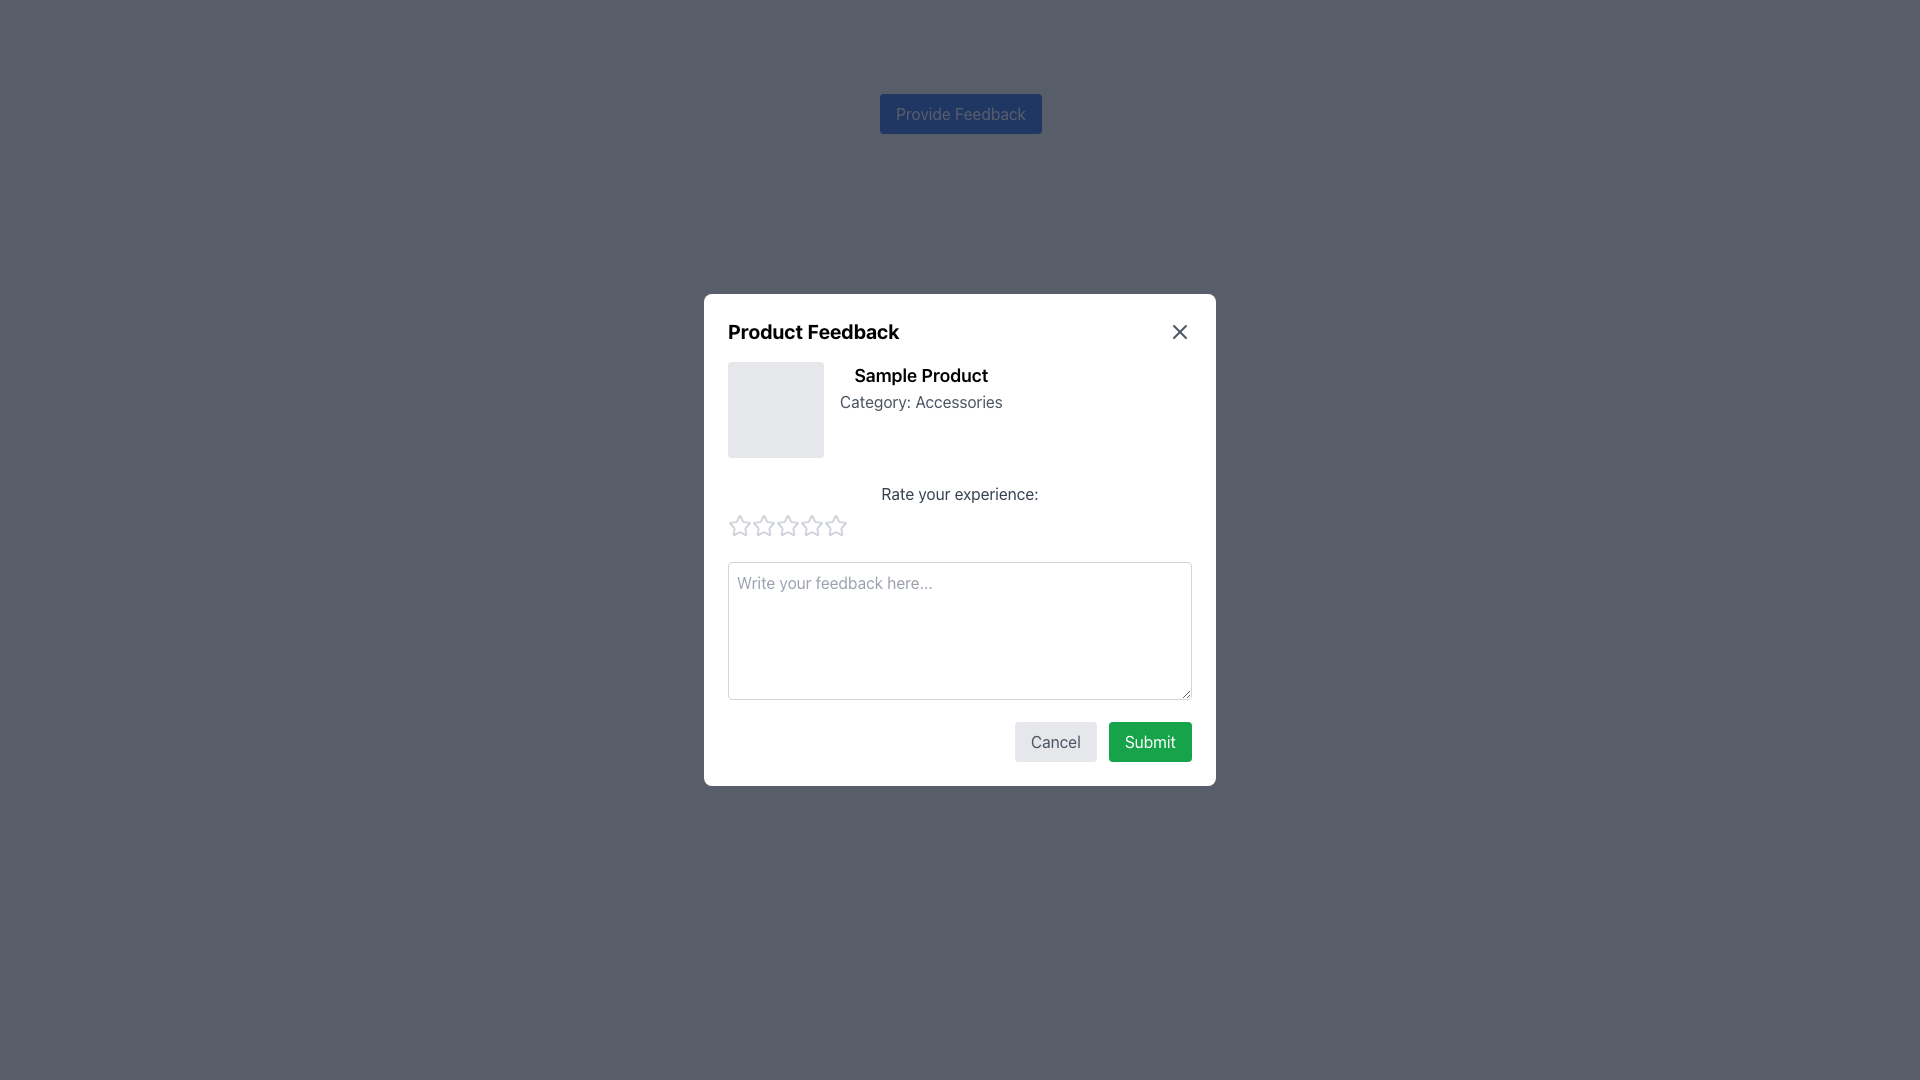 The image size is (1920, 1080). Describe the element at coordinates (1180, 330) in the screenshot. I see `the small dark gray 'X' icon in the top-right corner of the 'Product Feedback' dialog box` at that location.